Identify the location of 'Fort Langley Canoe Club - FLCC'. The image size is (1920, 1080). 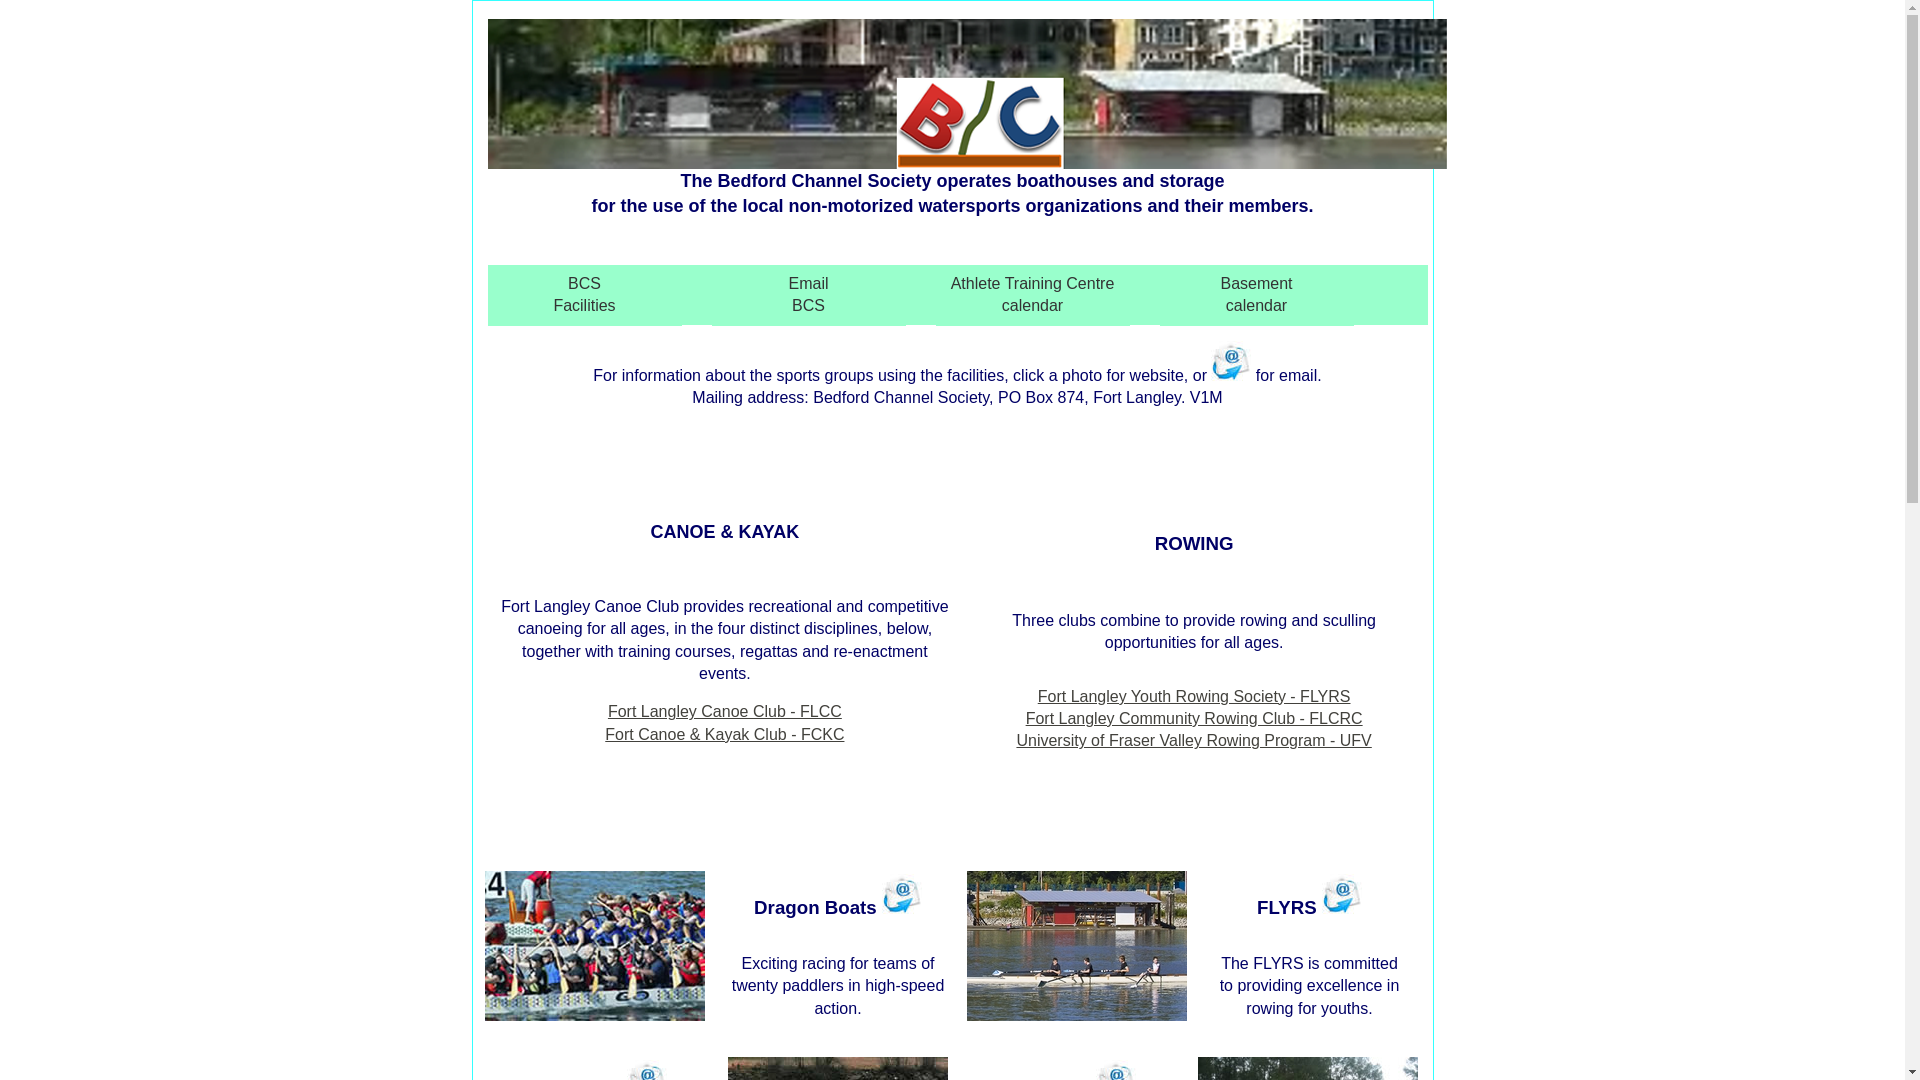
(723, 710).